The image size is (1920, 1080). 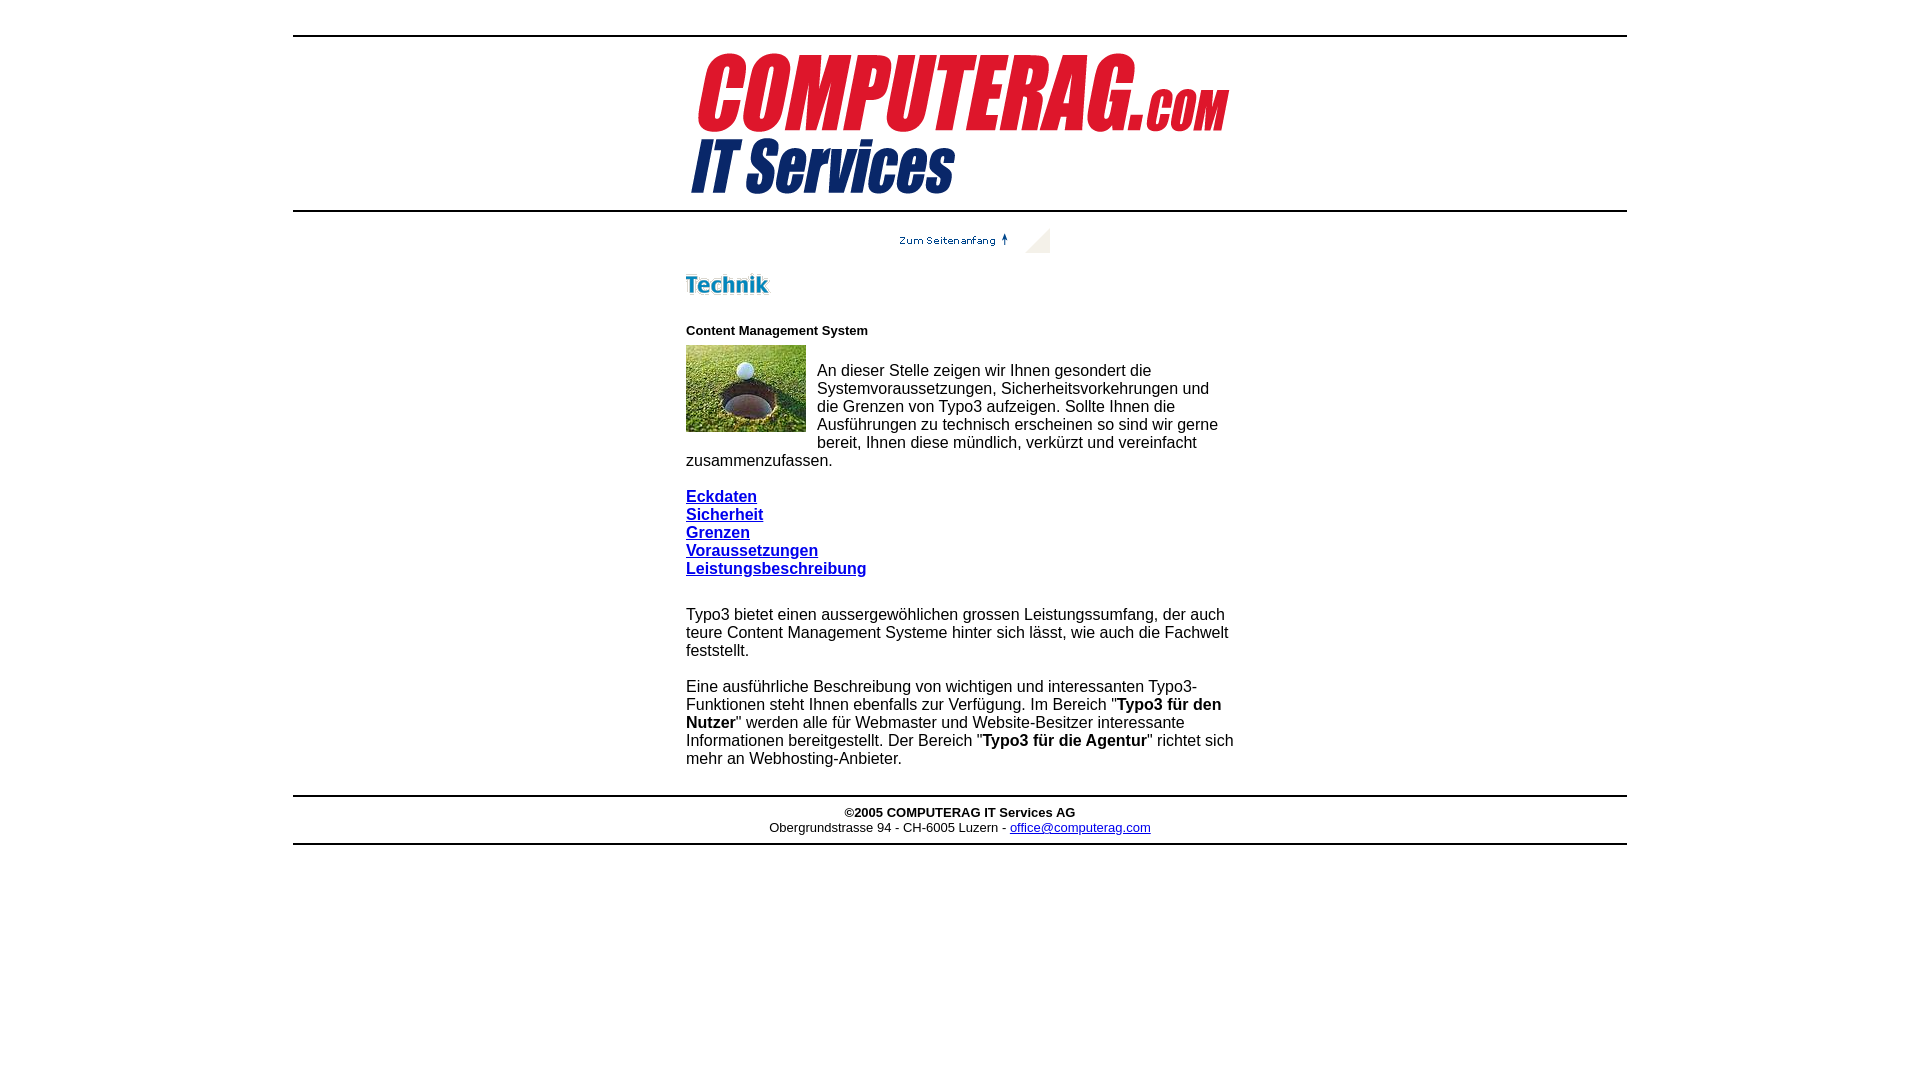 I want to click on 'Eckdaten', so click(x=720, y=495).